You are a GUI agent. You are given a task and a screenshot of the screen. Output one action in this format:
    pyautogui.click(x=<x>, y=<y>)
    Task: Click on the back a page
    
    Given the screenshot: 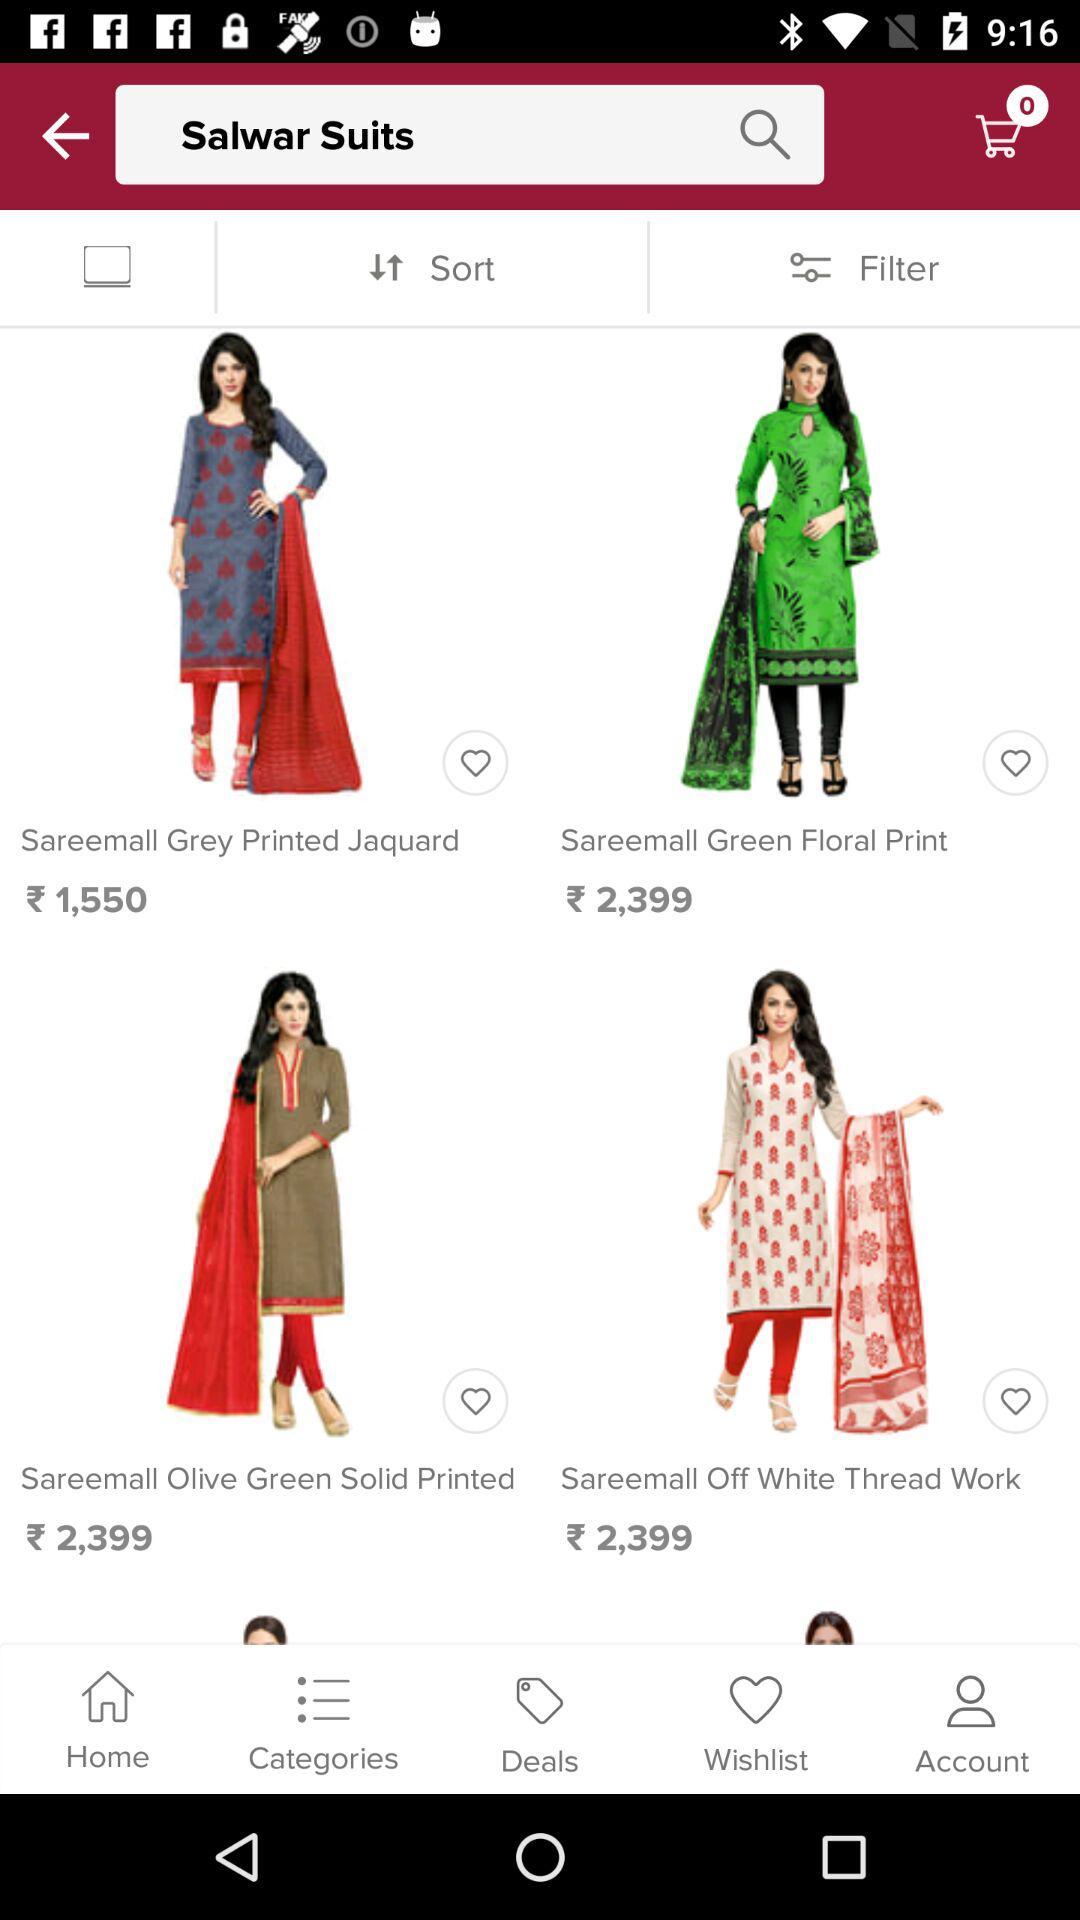 What is the action you would take?
    pyautogui.click(x=64, y=135)
    